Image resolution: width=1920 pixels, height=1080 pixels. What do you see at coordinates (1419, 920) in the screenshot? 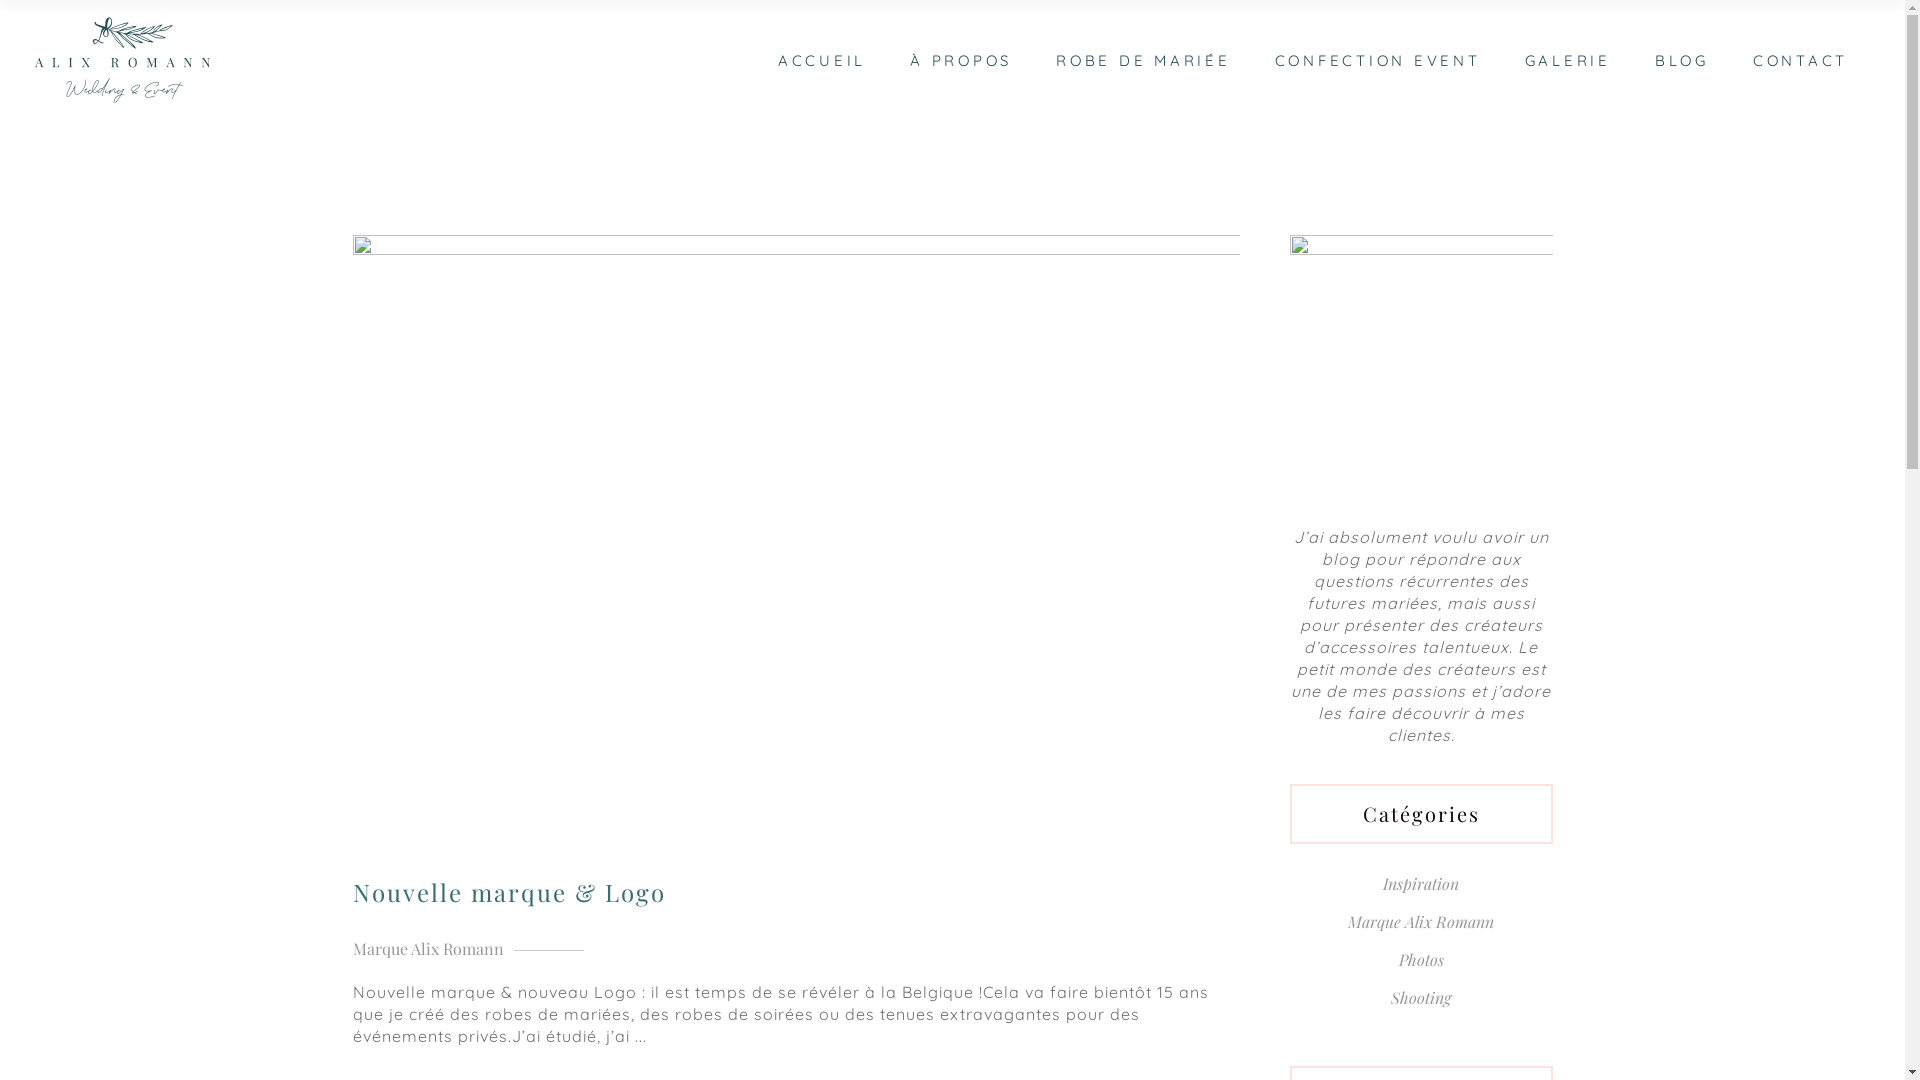
I see `'Marque Alix Romann'` at bounding box center [1419, 920].